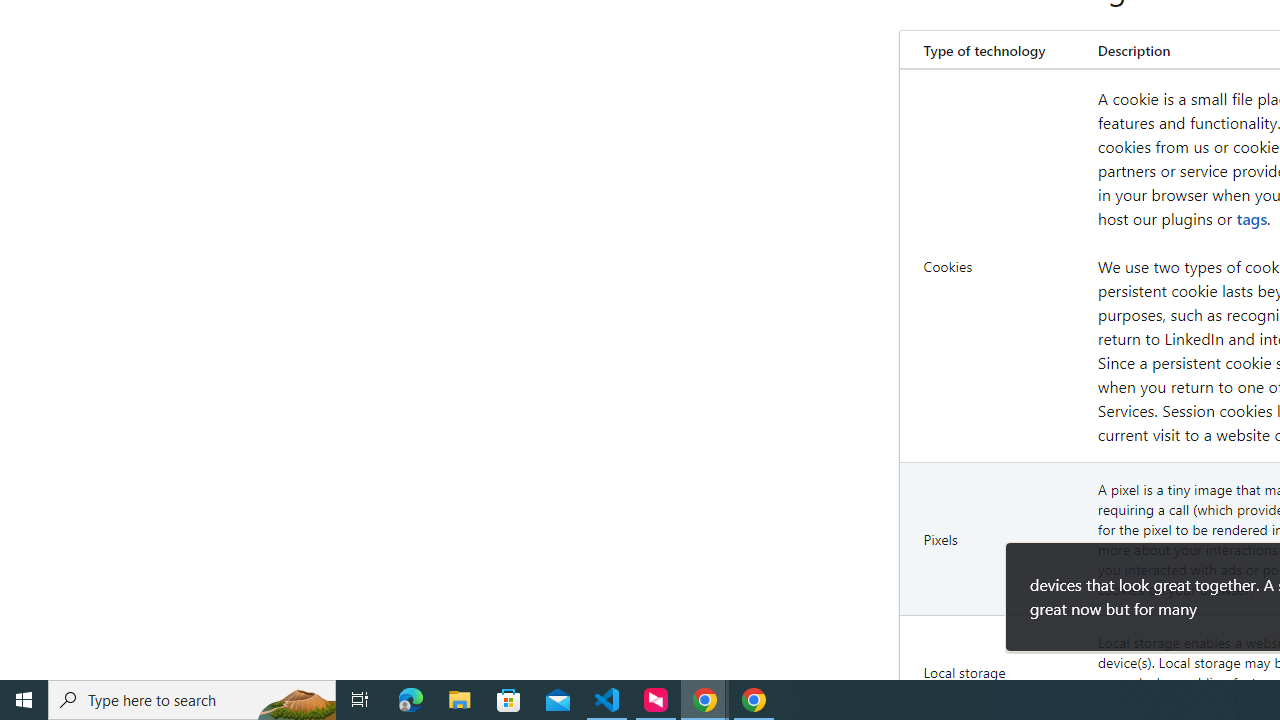 The height and width of the screenshot is (720, 1280). What do you see at coordinates (1251, 218) in the screenshot?
I see `'tags'` at bounding box center [1251, 218].